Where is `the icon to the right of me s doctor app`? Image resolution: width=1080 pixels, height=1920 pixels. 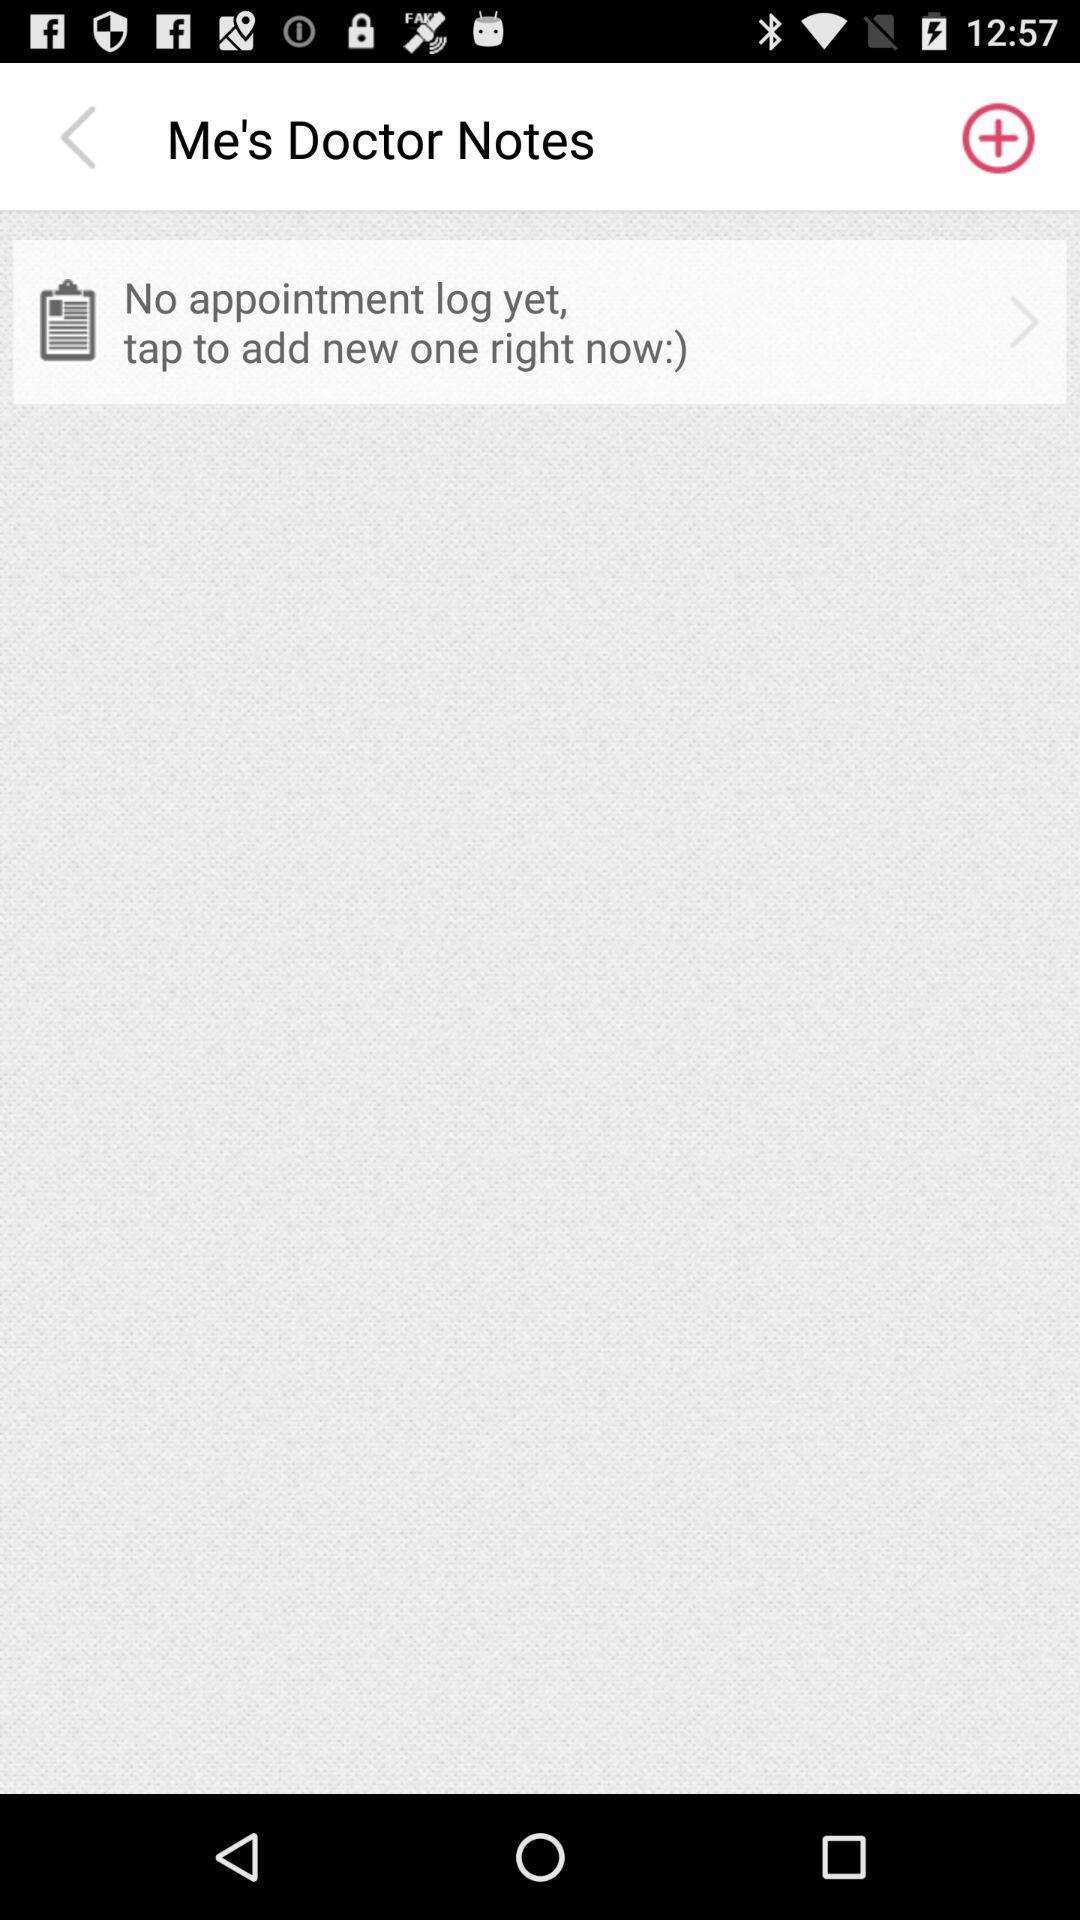 the icon to the right of me s doctor app is located at coordinates (996, 137).